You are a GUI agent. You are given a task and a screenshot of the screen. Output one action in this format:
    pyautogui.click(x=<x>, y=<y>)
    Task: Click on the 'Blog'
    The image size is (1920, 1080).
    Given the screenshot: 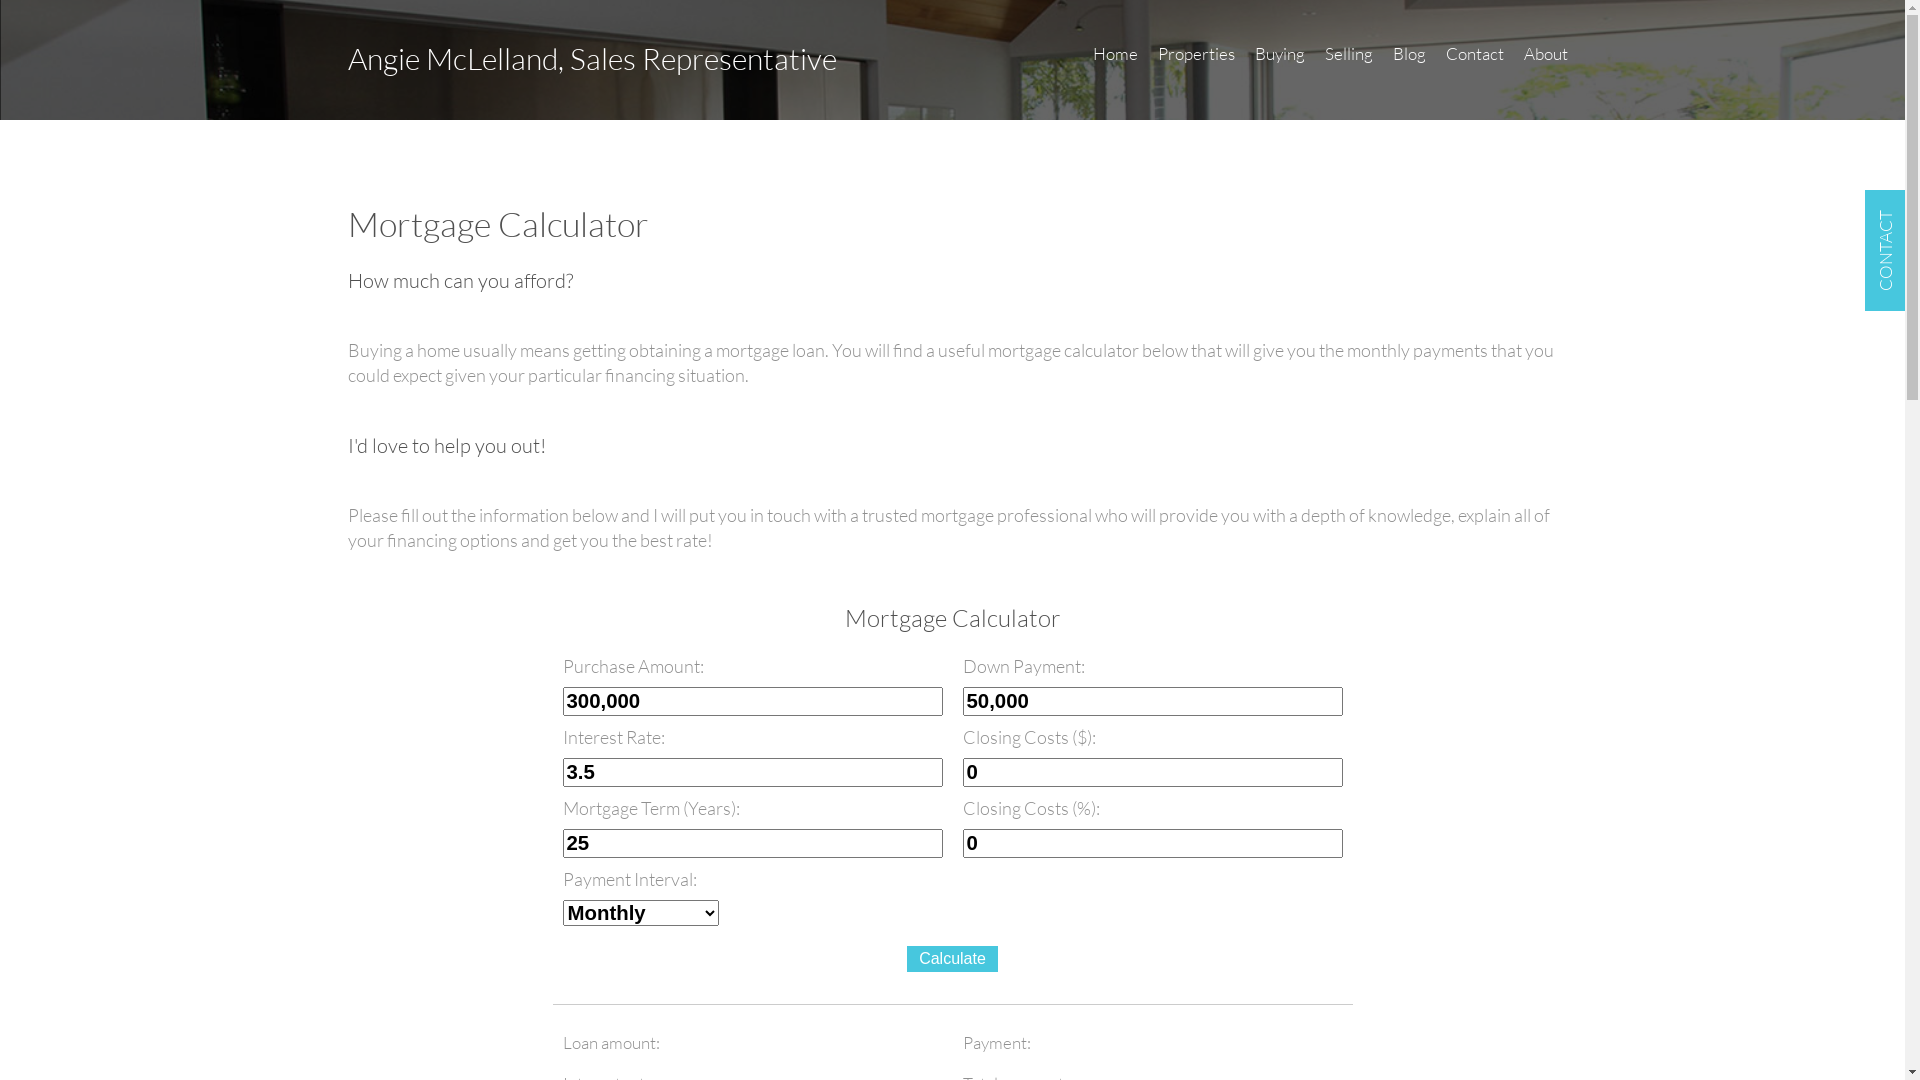 What is the action you would take?
    pyautogui.click(x=1381, y=60)
    